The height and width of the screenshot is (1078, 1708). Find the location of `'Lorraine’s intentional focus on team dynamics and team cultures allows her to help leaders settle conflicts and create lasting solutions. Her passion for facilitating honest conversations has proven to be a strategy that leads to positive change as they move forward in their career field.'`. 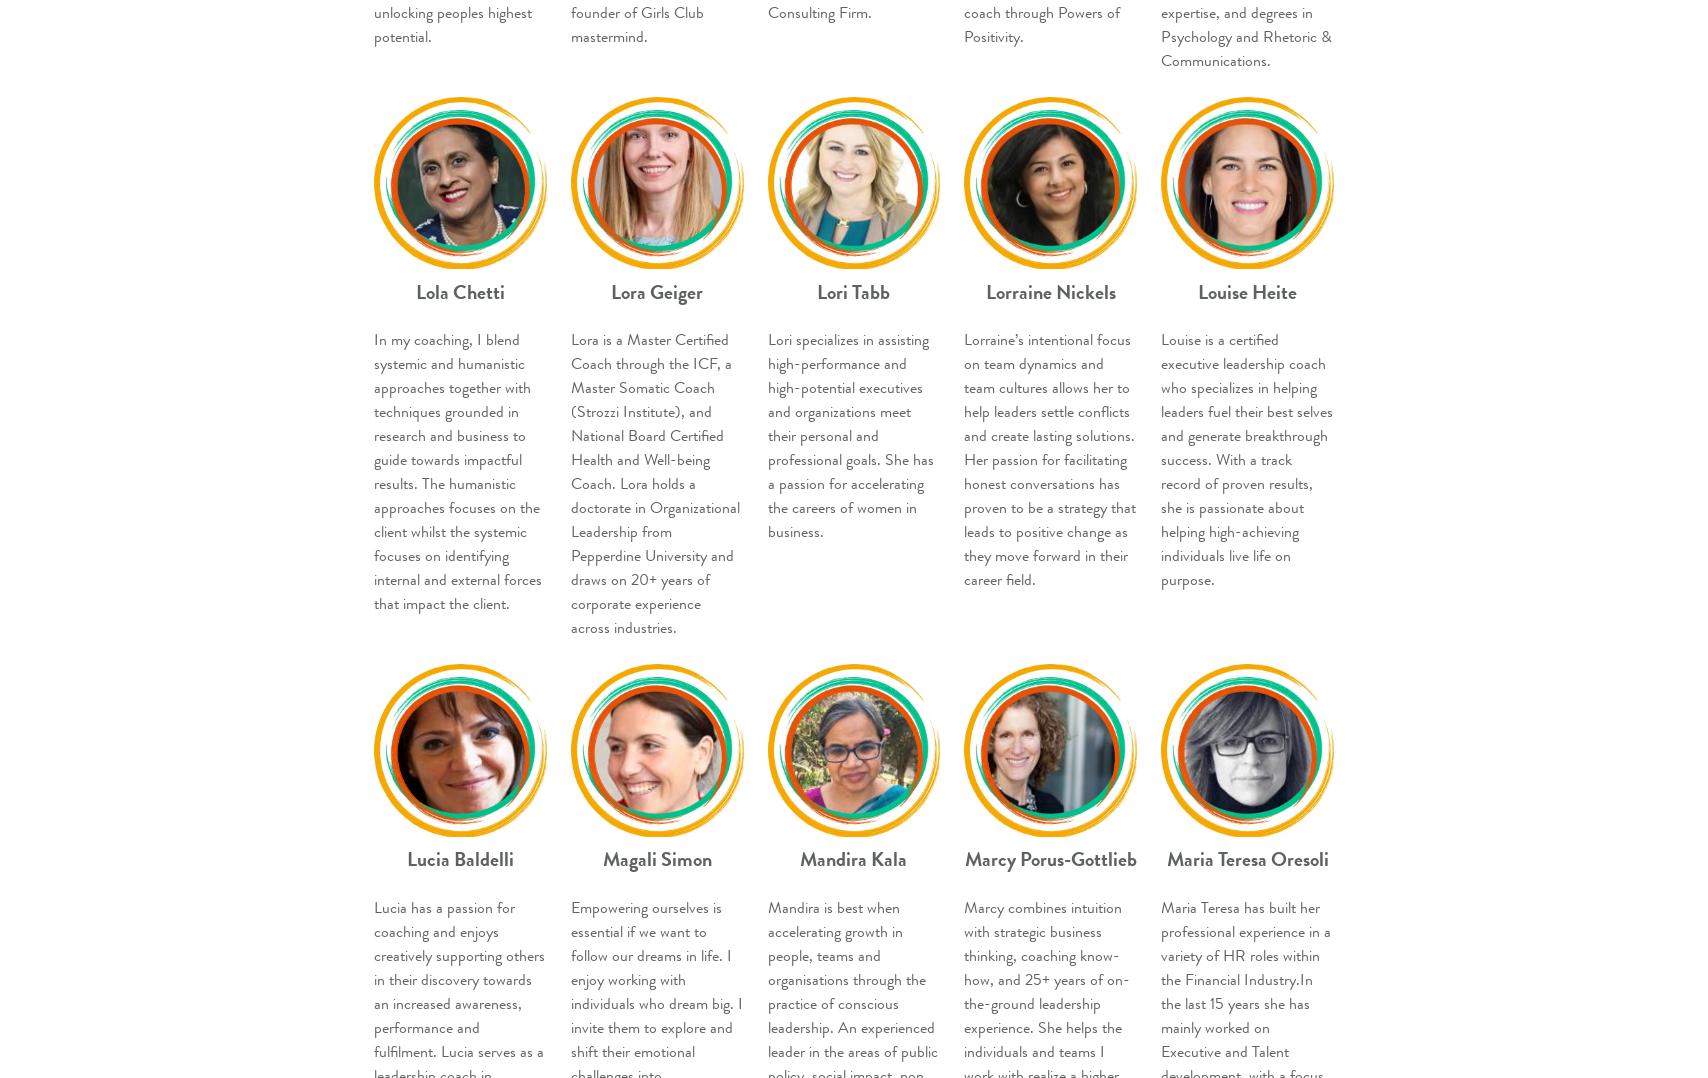

'Lorraine’s intentional focus on team dynamics and team cultures allows her to help leaders settle conflicts and create lasting solutions. Her passion for facilitating honest conversations has proven to be a strategy that leads to positive change as they move forward in their career field.' is located at coordinates (1050, 459).